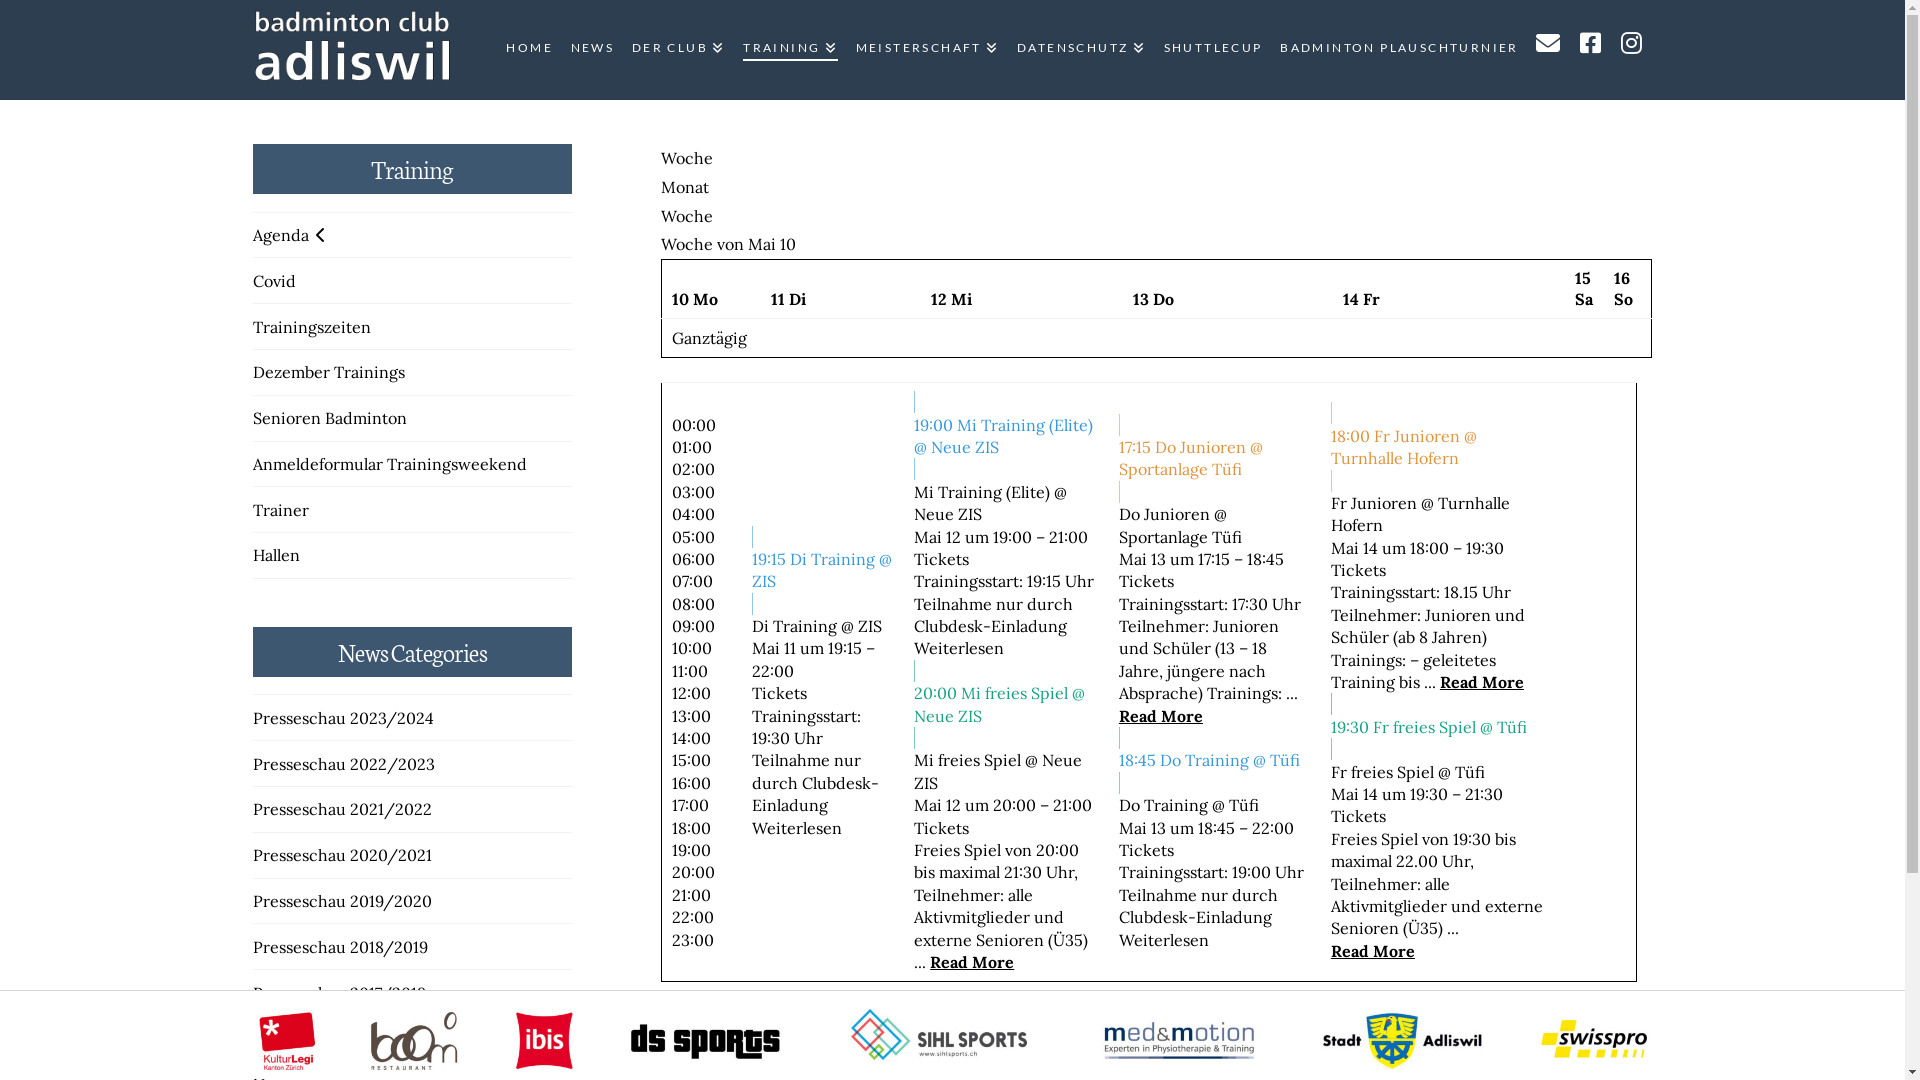 This screenshot has height=1080, width=1920. Describe the element at coordinates (971, 960) in the screenshot. I see `'Read More'` at that location.